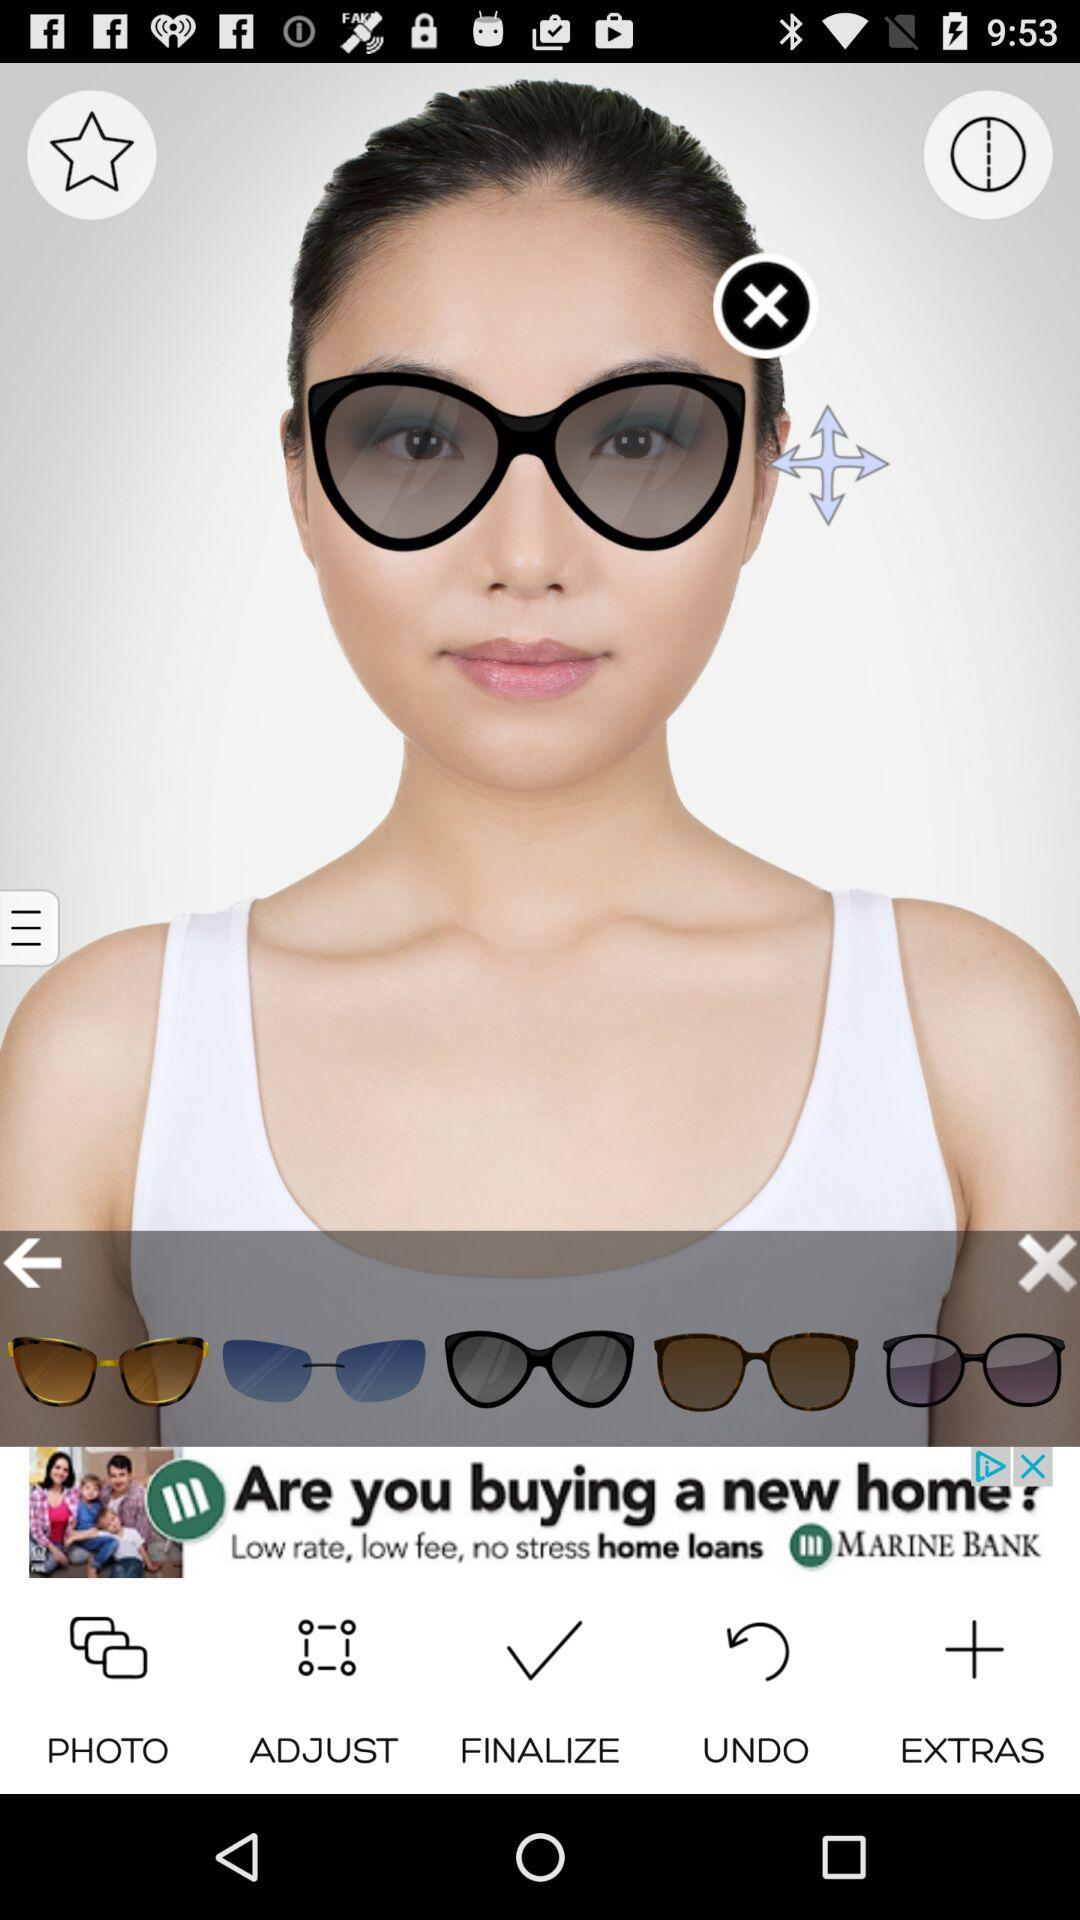 The image size is (1080, 1920). What do you see at coordinates (32, 1261) in the screenshot?
I see `back page` at bounding box center [32, 1261].